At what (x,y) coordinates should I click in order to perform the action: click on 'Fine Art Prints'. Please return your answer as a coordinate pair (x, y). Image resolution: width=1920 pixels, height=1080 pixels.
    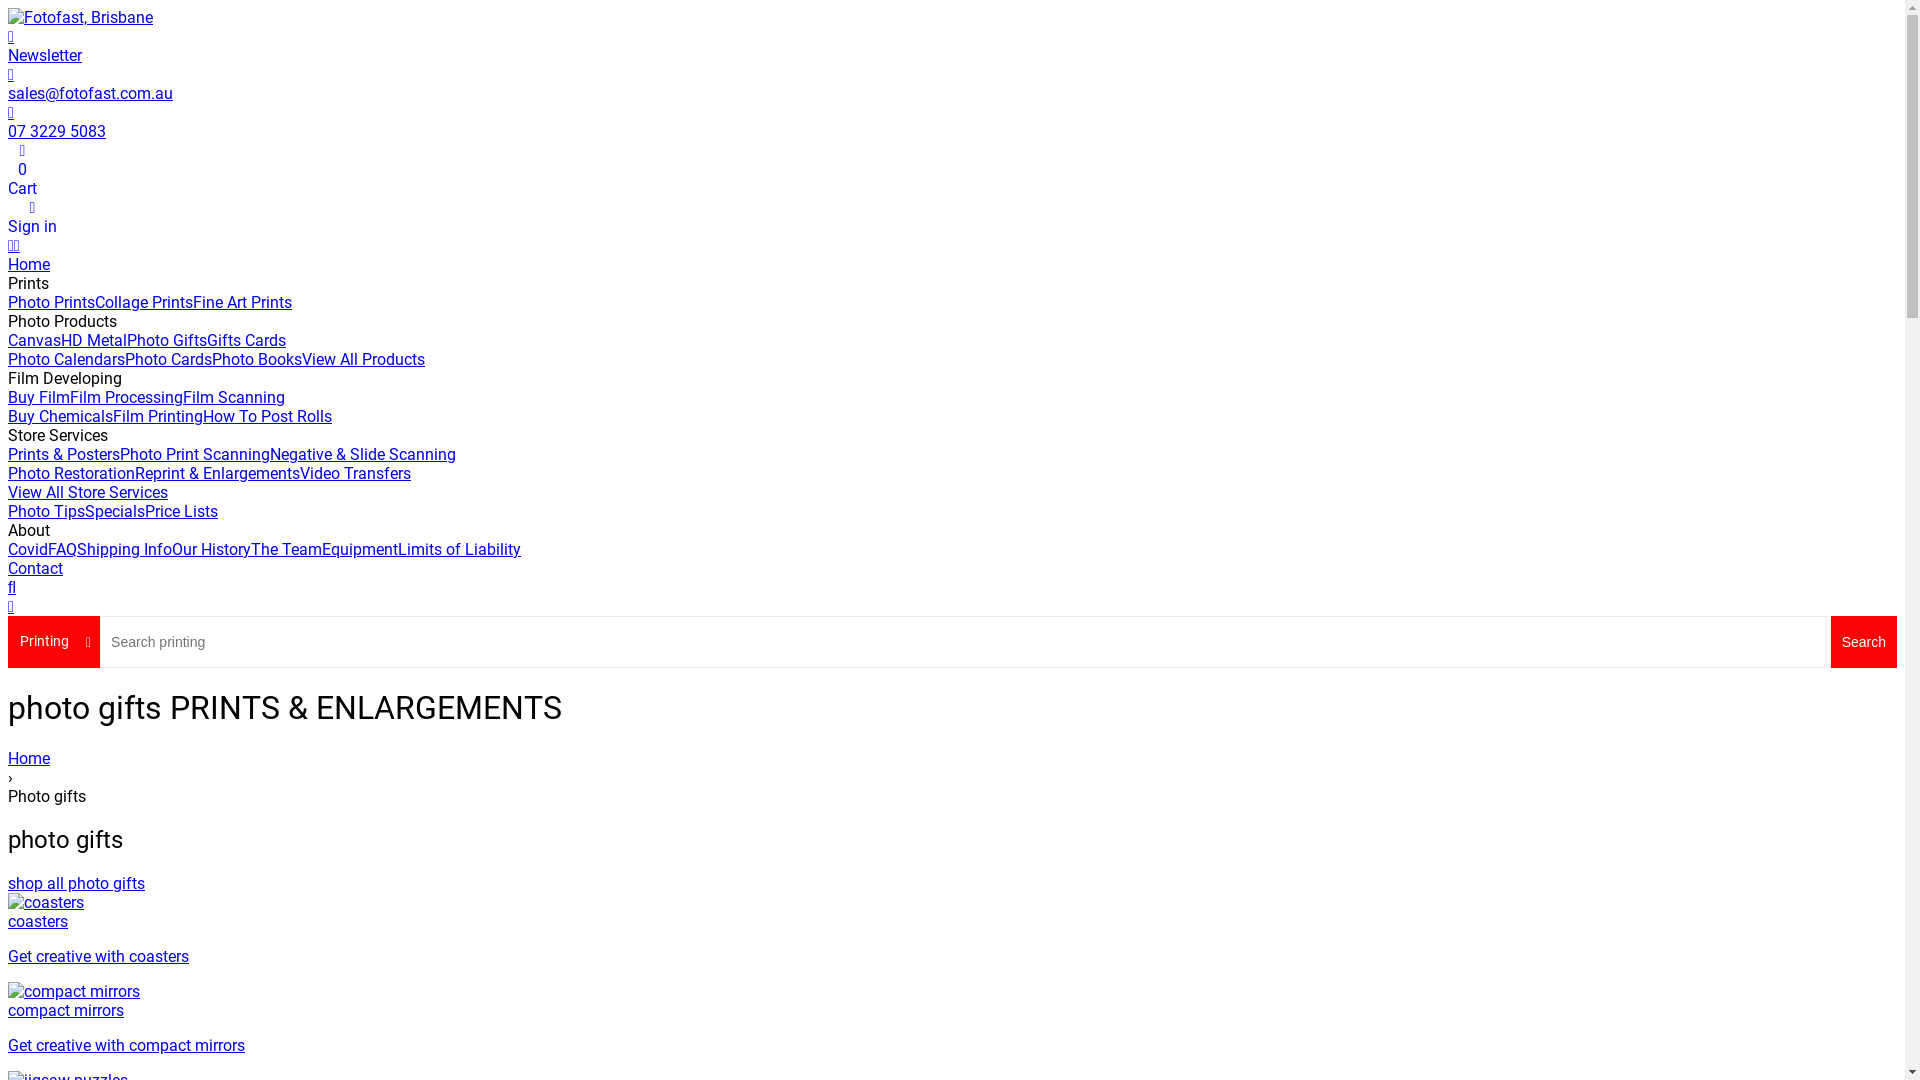
    Looking at the image, I should click on (241, 302).